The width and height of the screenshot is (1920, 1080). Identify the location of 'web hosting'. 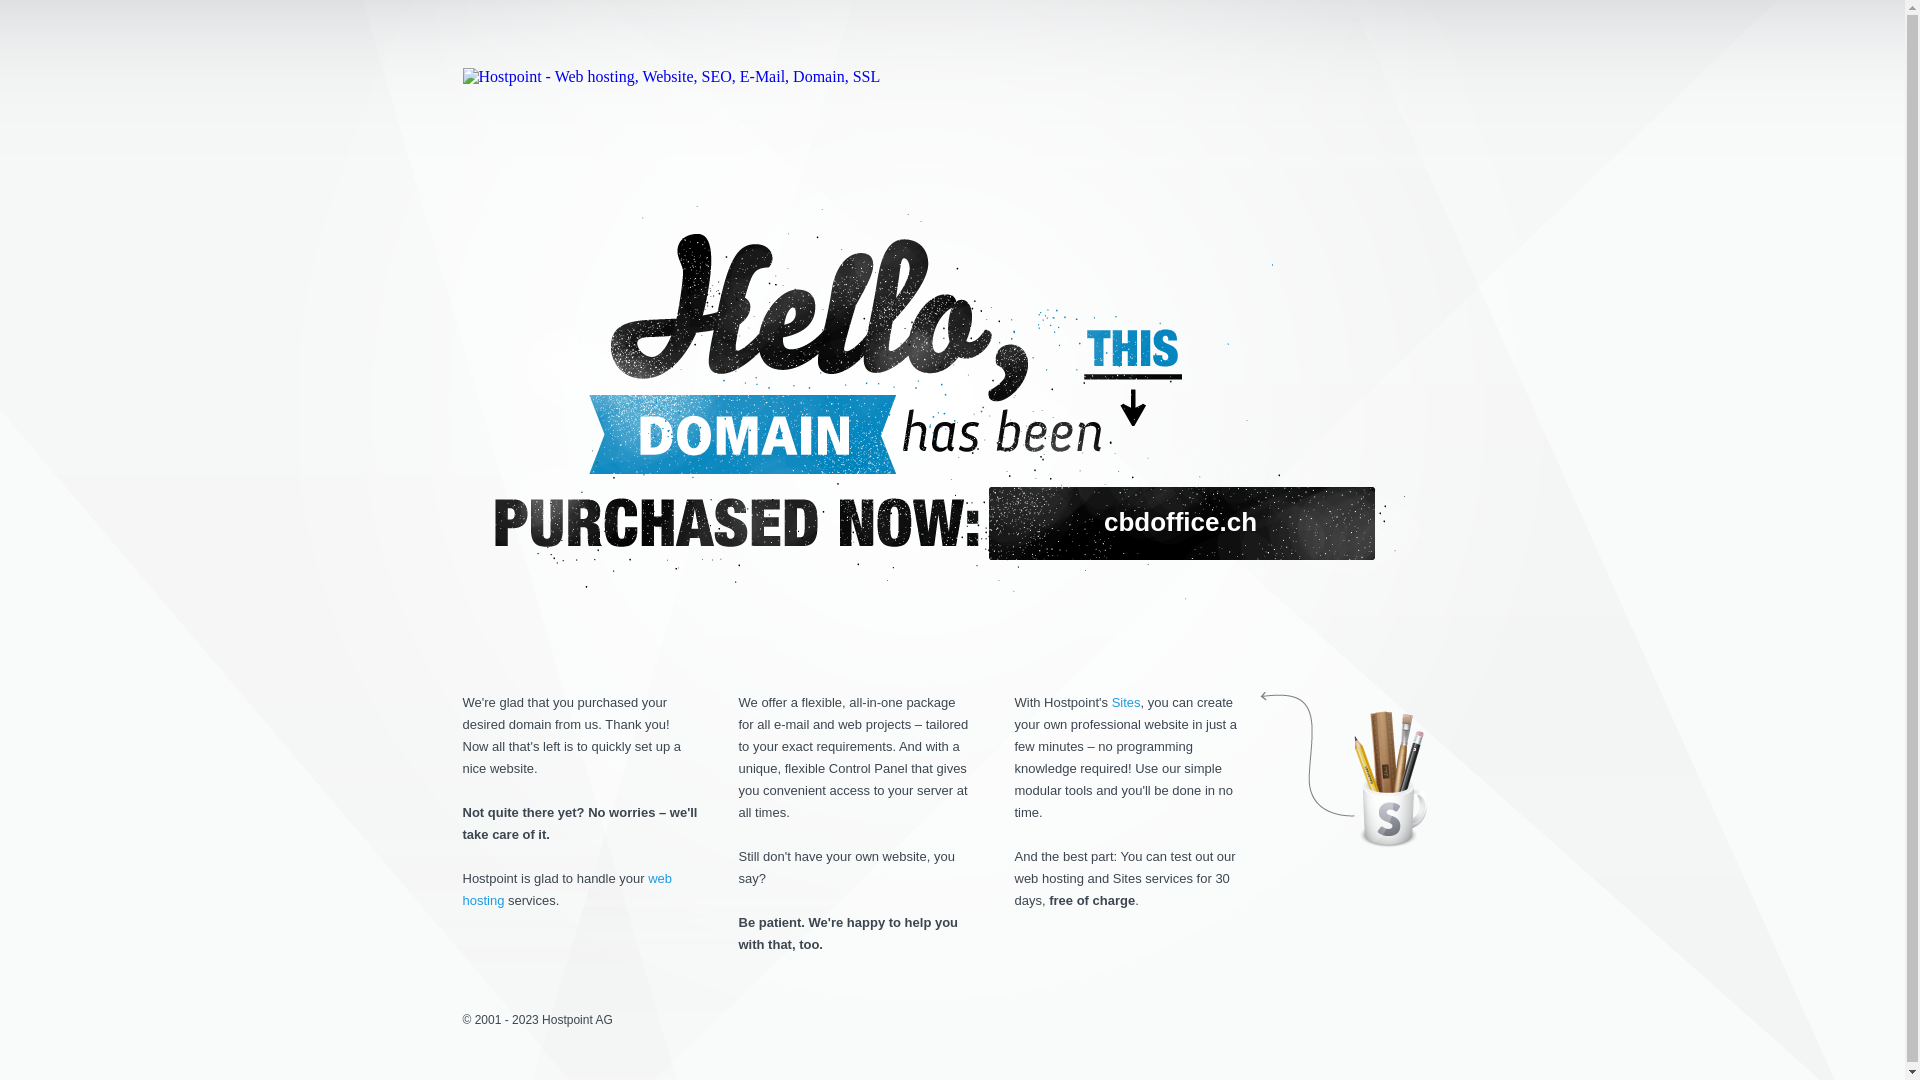
(460, 888).